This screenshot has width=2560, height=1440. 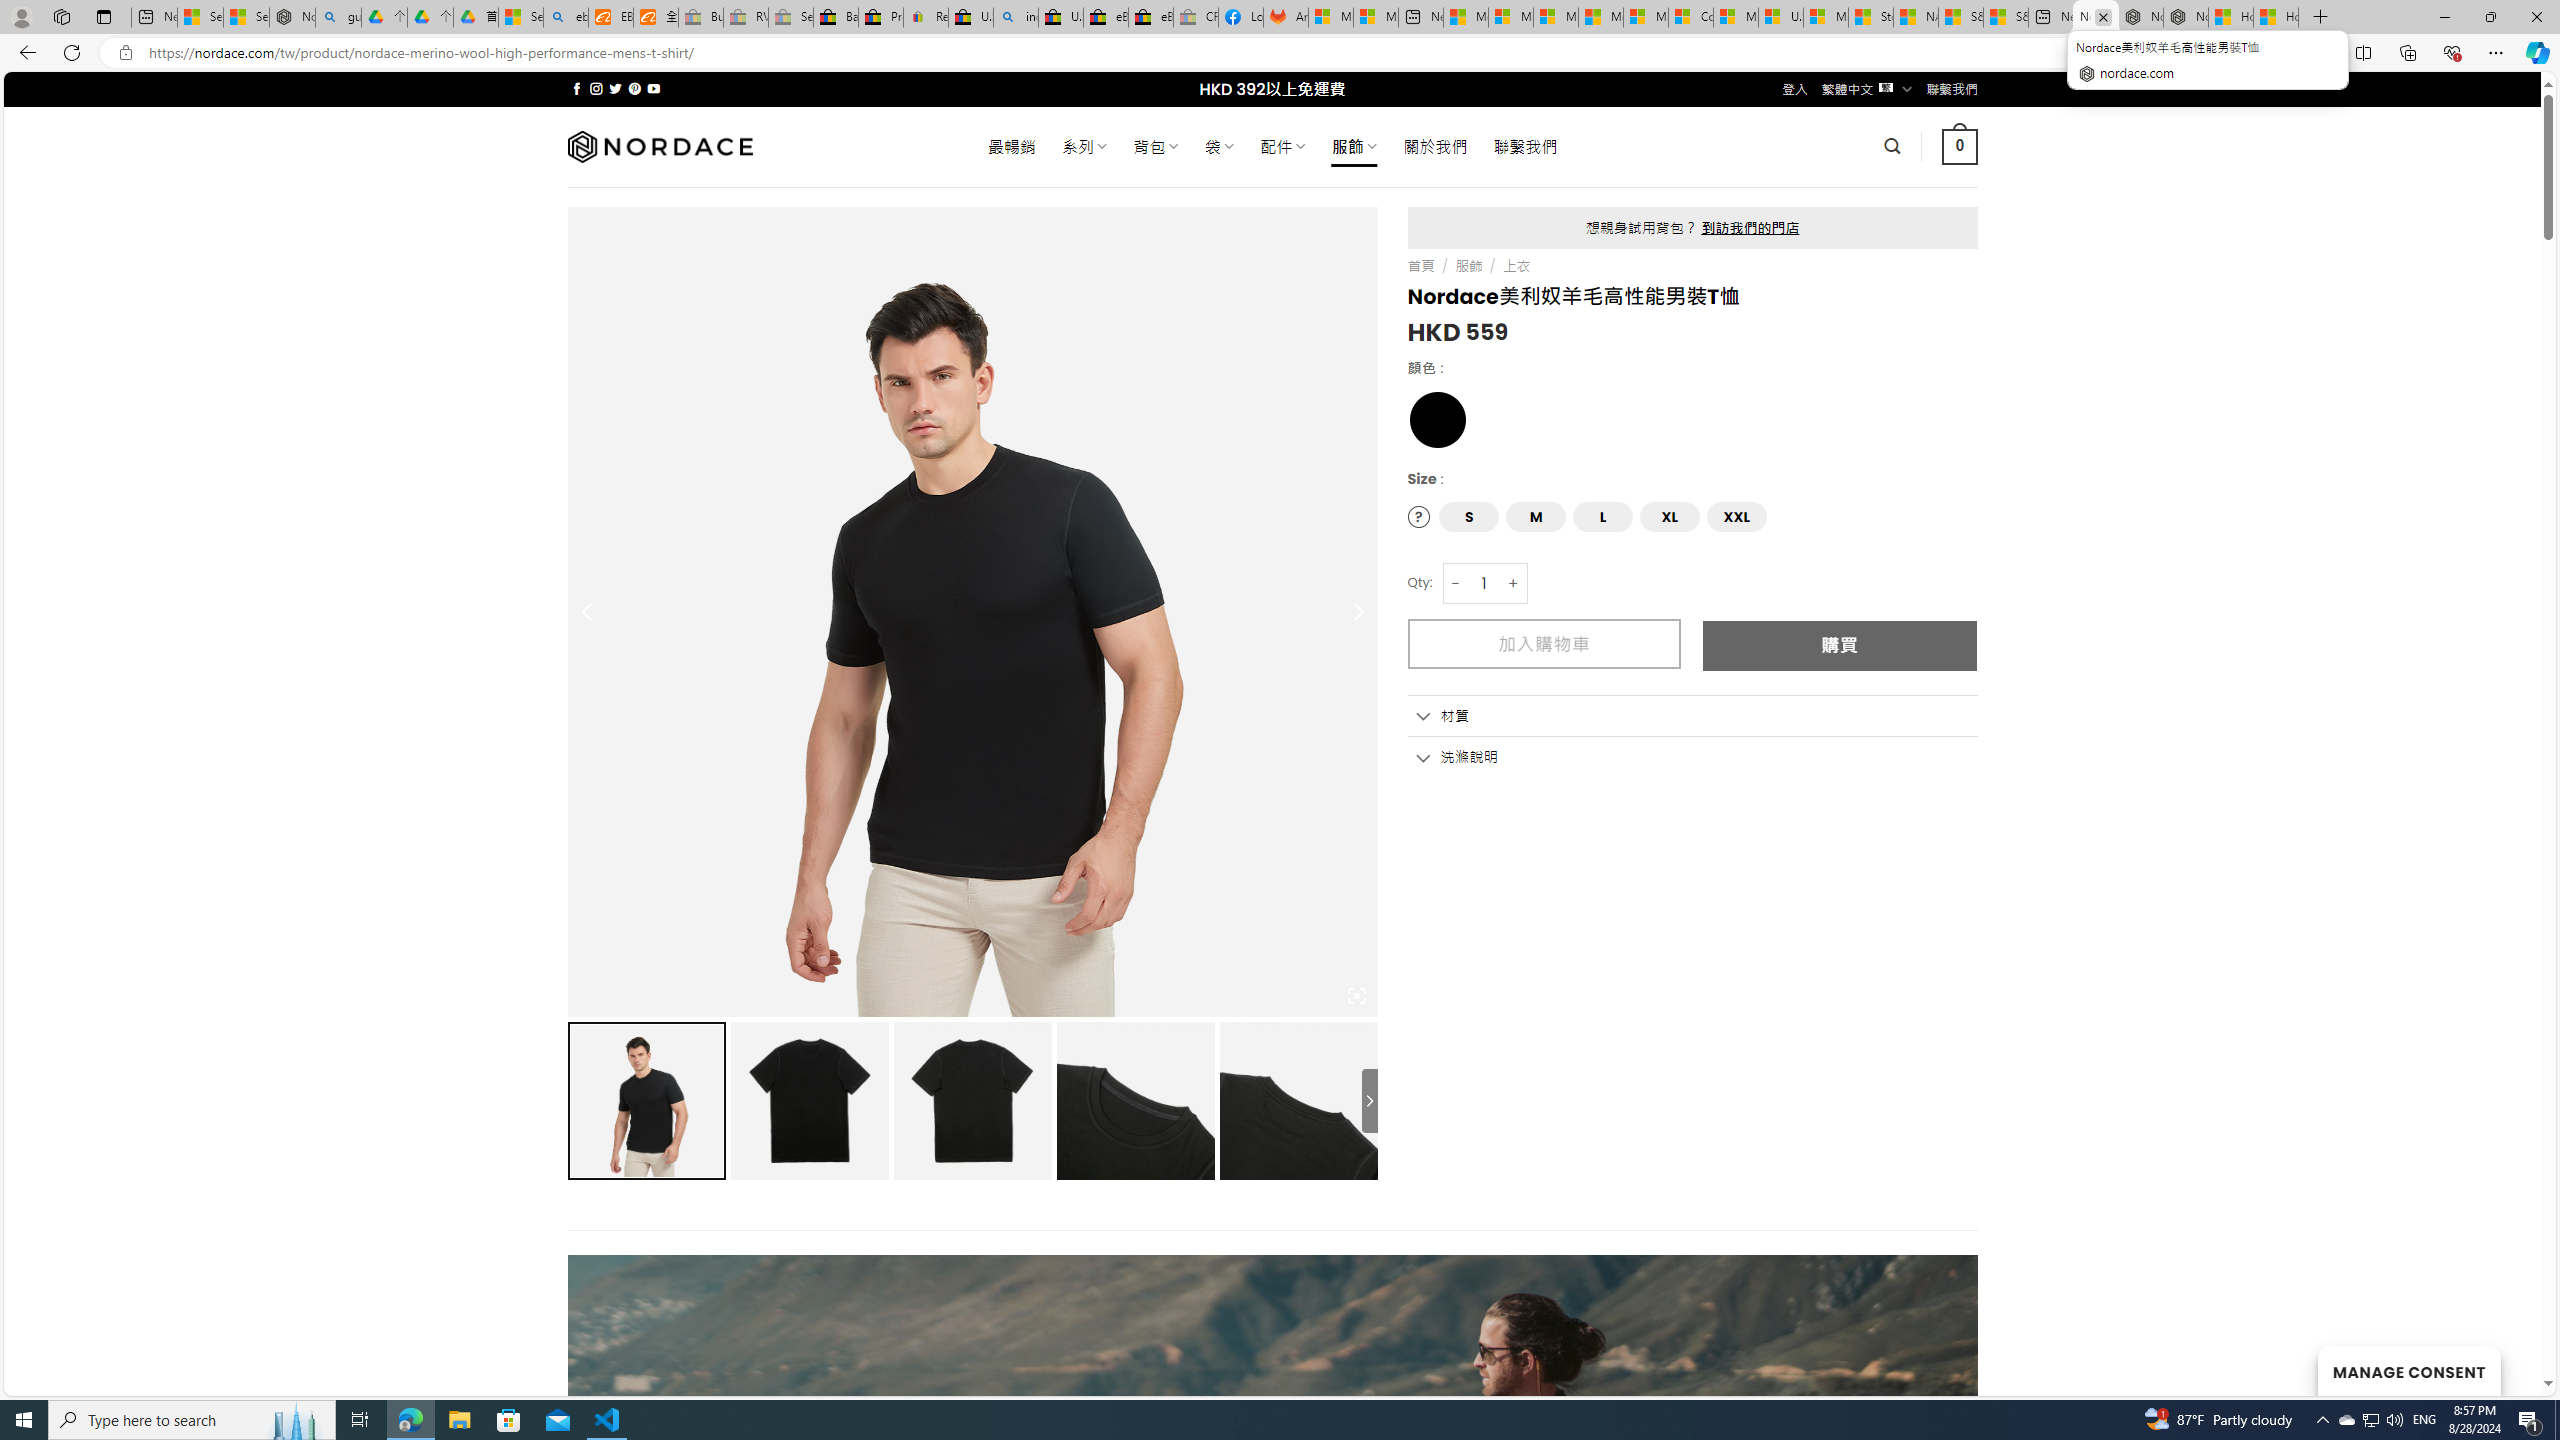 I want to click on 'eBay Inc. Reports Third Quarter 2023 Results', so click(x=1151, y=16).